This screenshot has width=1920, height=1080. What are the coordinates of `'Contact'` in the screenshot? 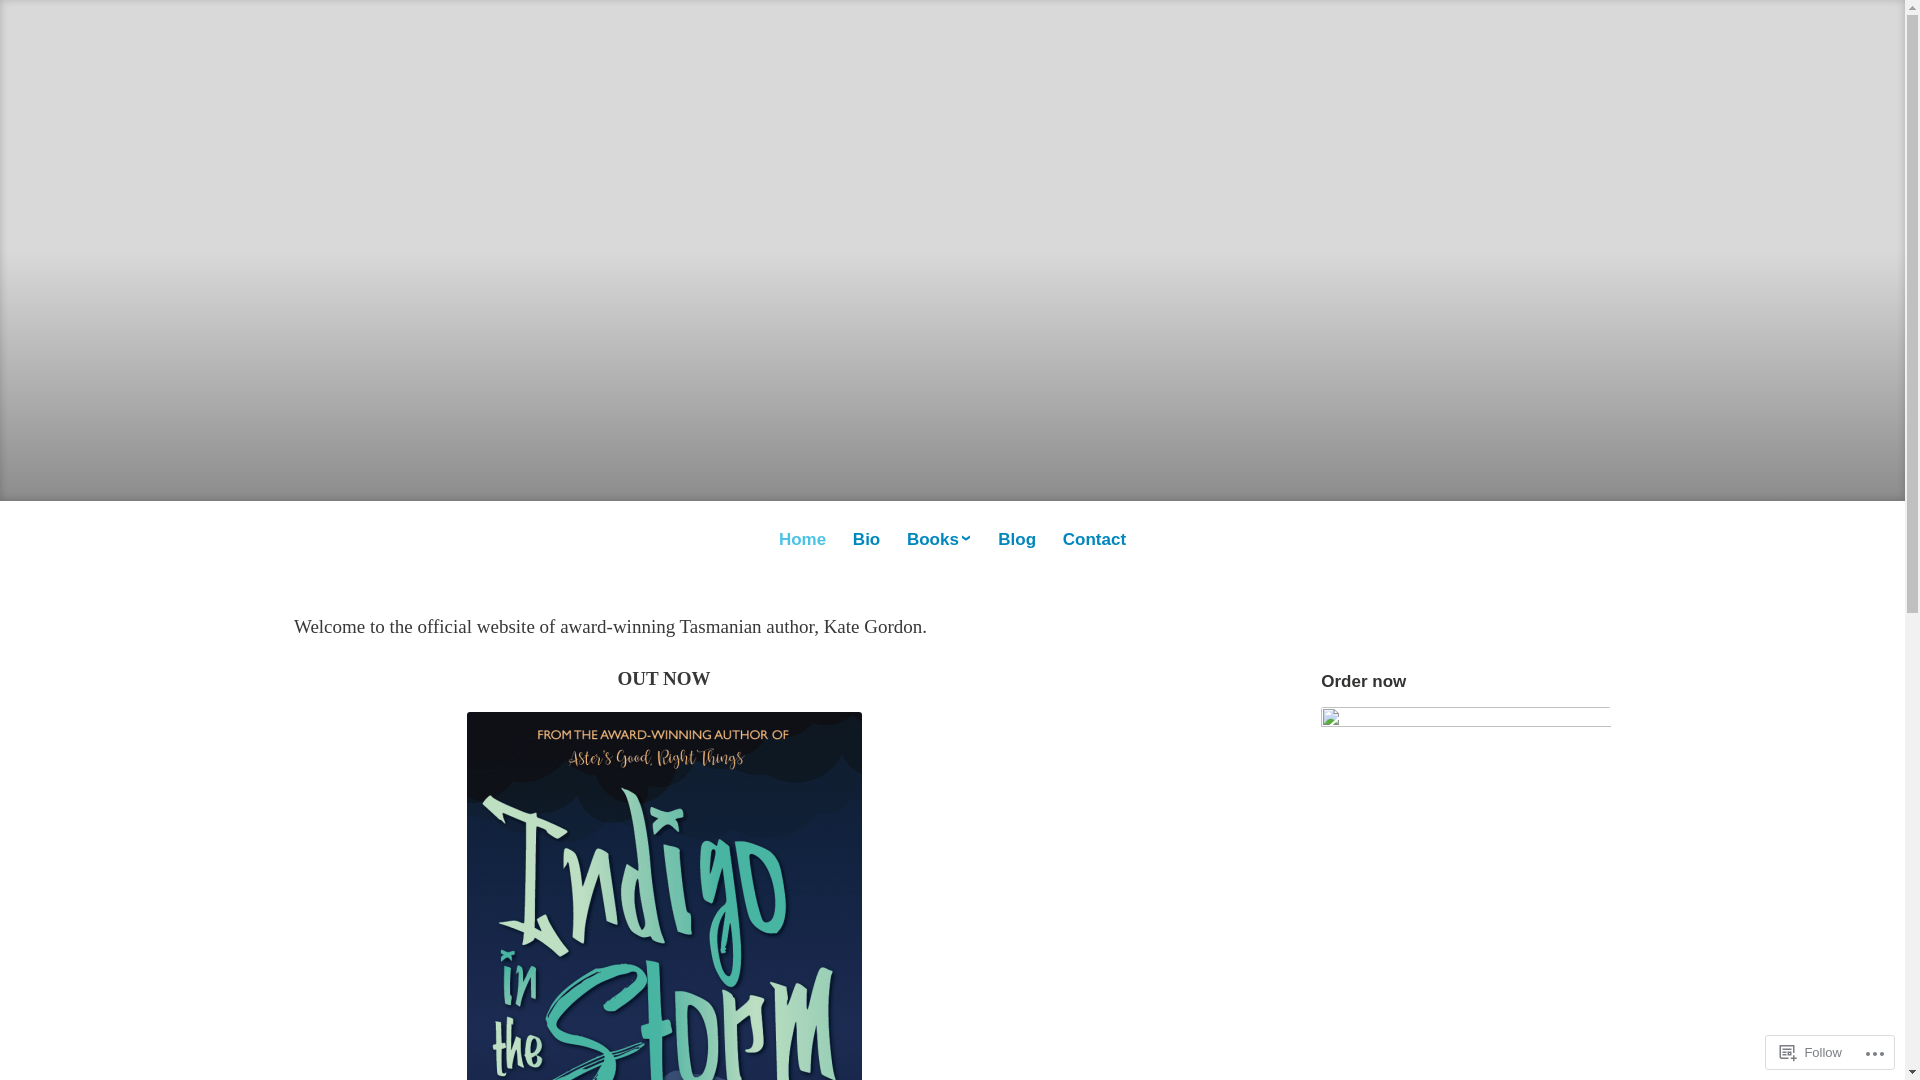 It's located at (1093, 540).